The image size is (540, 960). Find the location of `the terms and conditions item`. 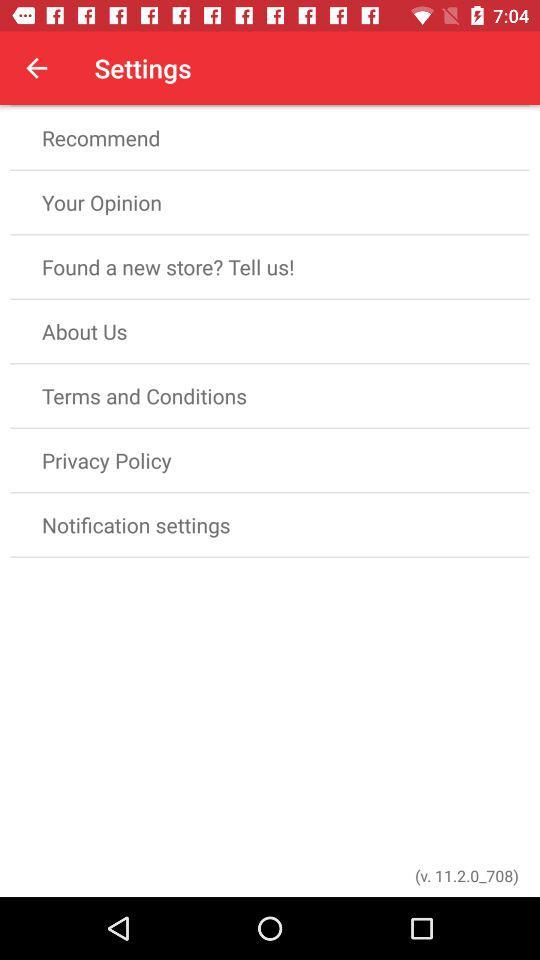

the terms and conditions item is located at coordinates (270, 395).